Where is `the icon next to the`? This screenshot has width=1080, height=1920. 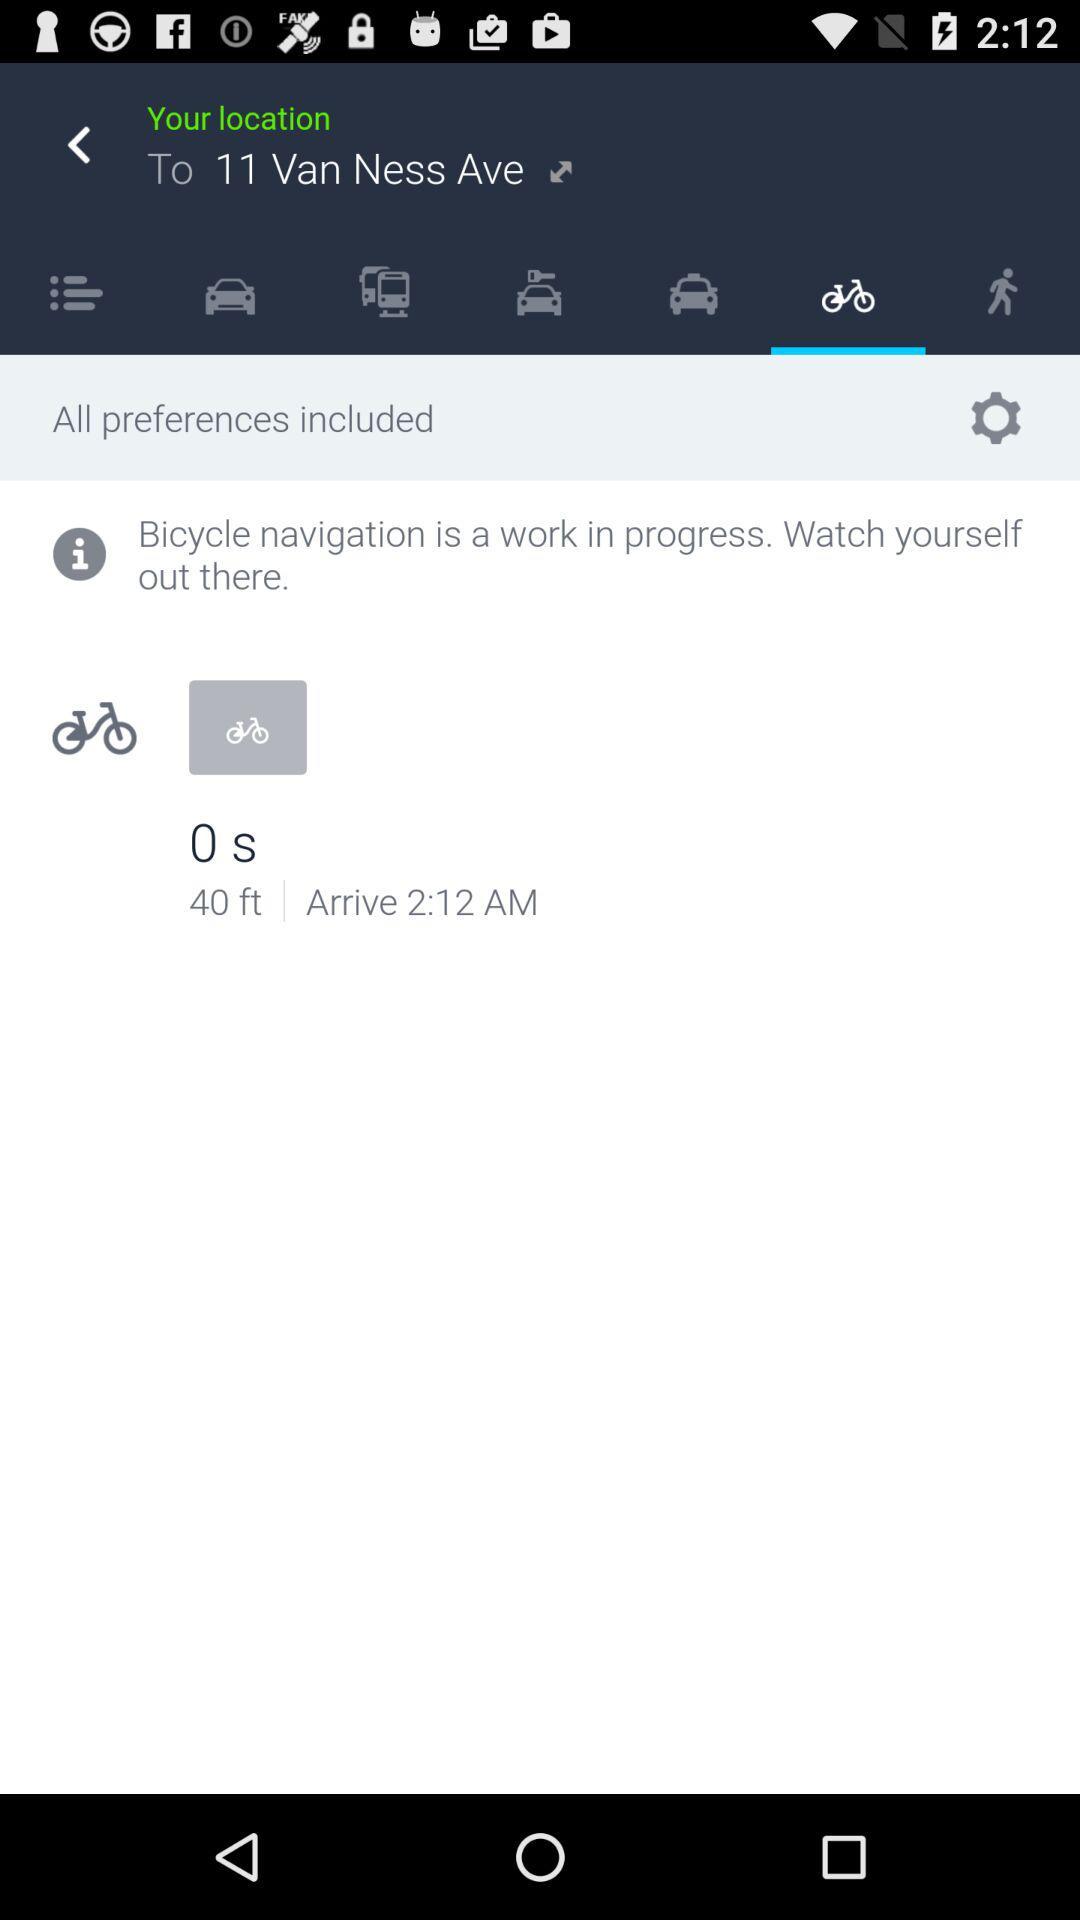
the icon next to the is located at coordinates (384, 290).